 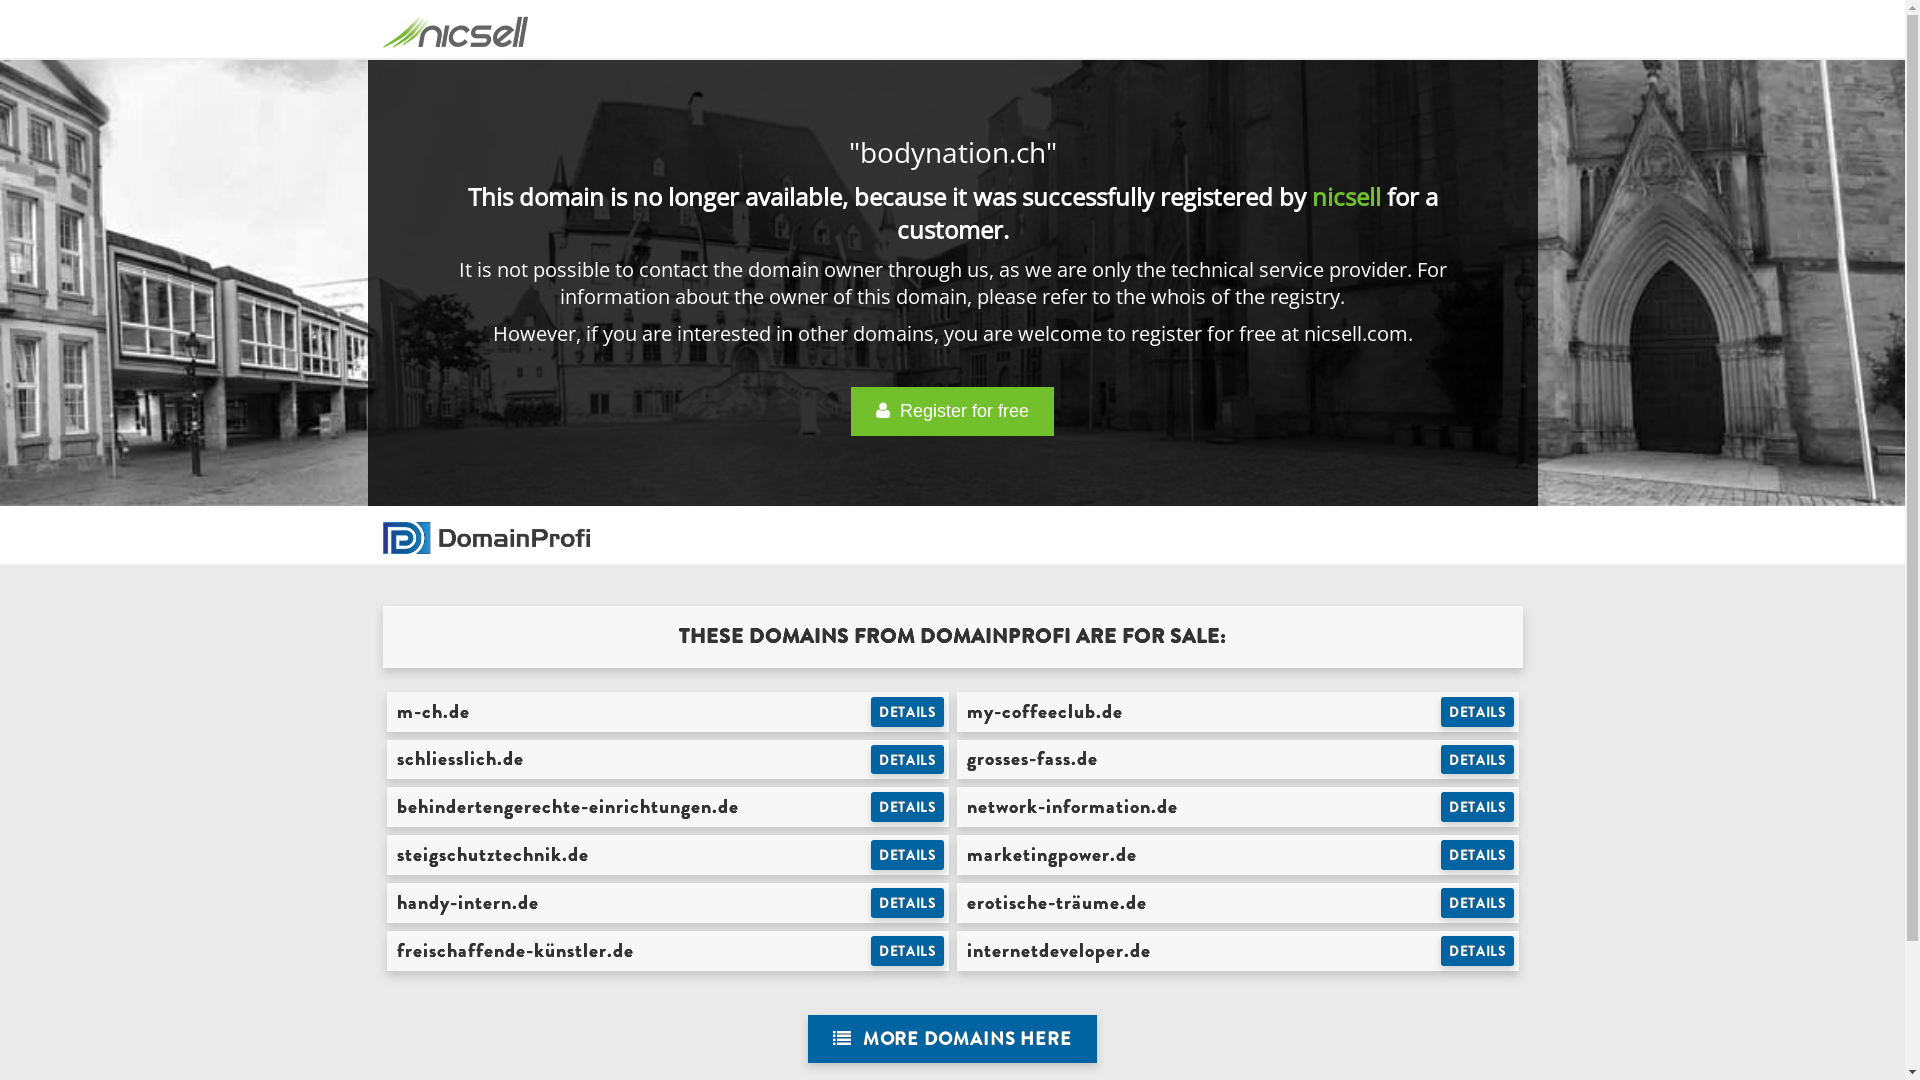 What do you see at coordinates (1440, 855) in the screenshot?
I see `'DETAILS'` at bounding box center [1440, 855].